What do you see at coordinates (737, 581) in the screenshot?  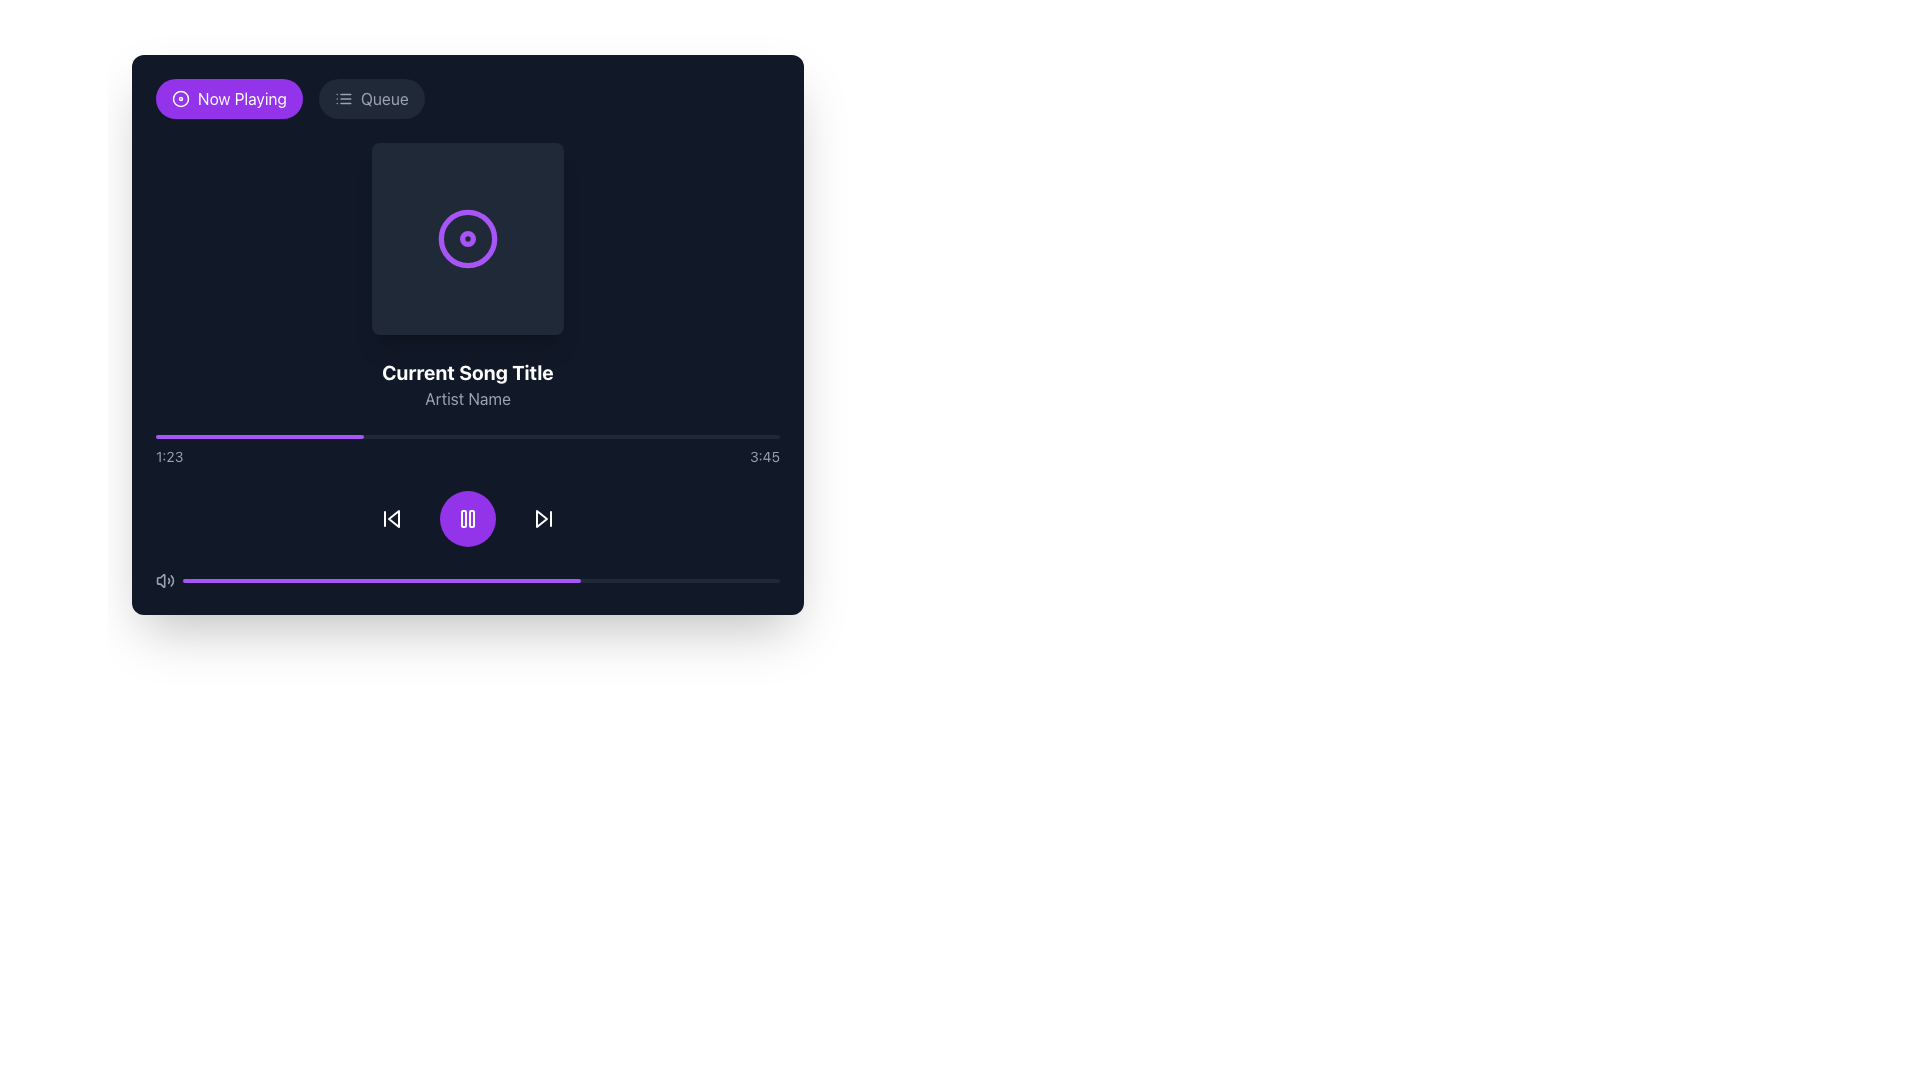 I see `the volume level` at bounding box center [737, 581].